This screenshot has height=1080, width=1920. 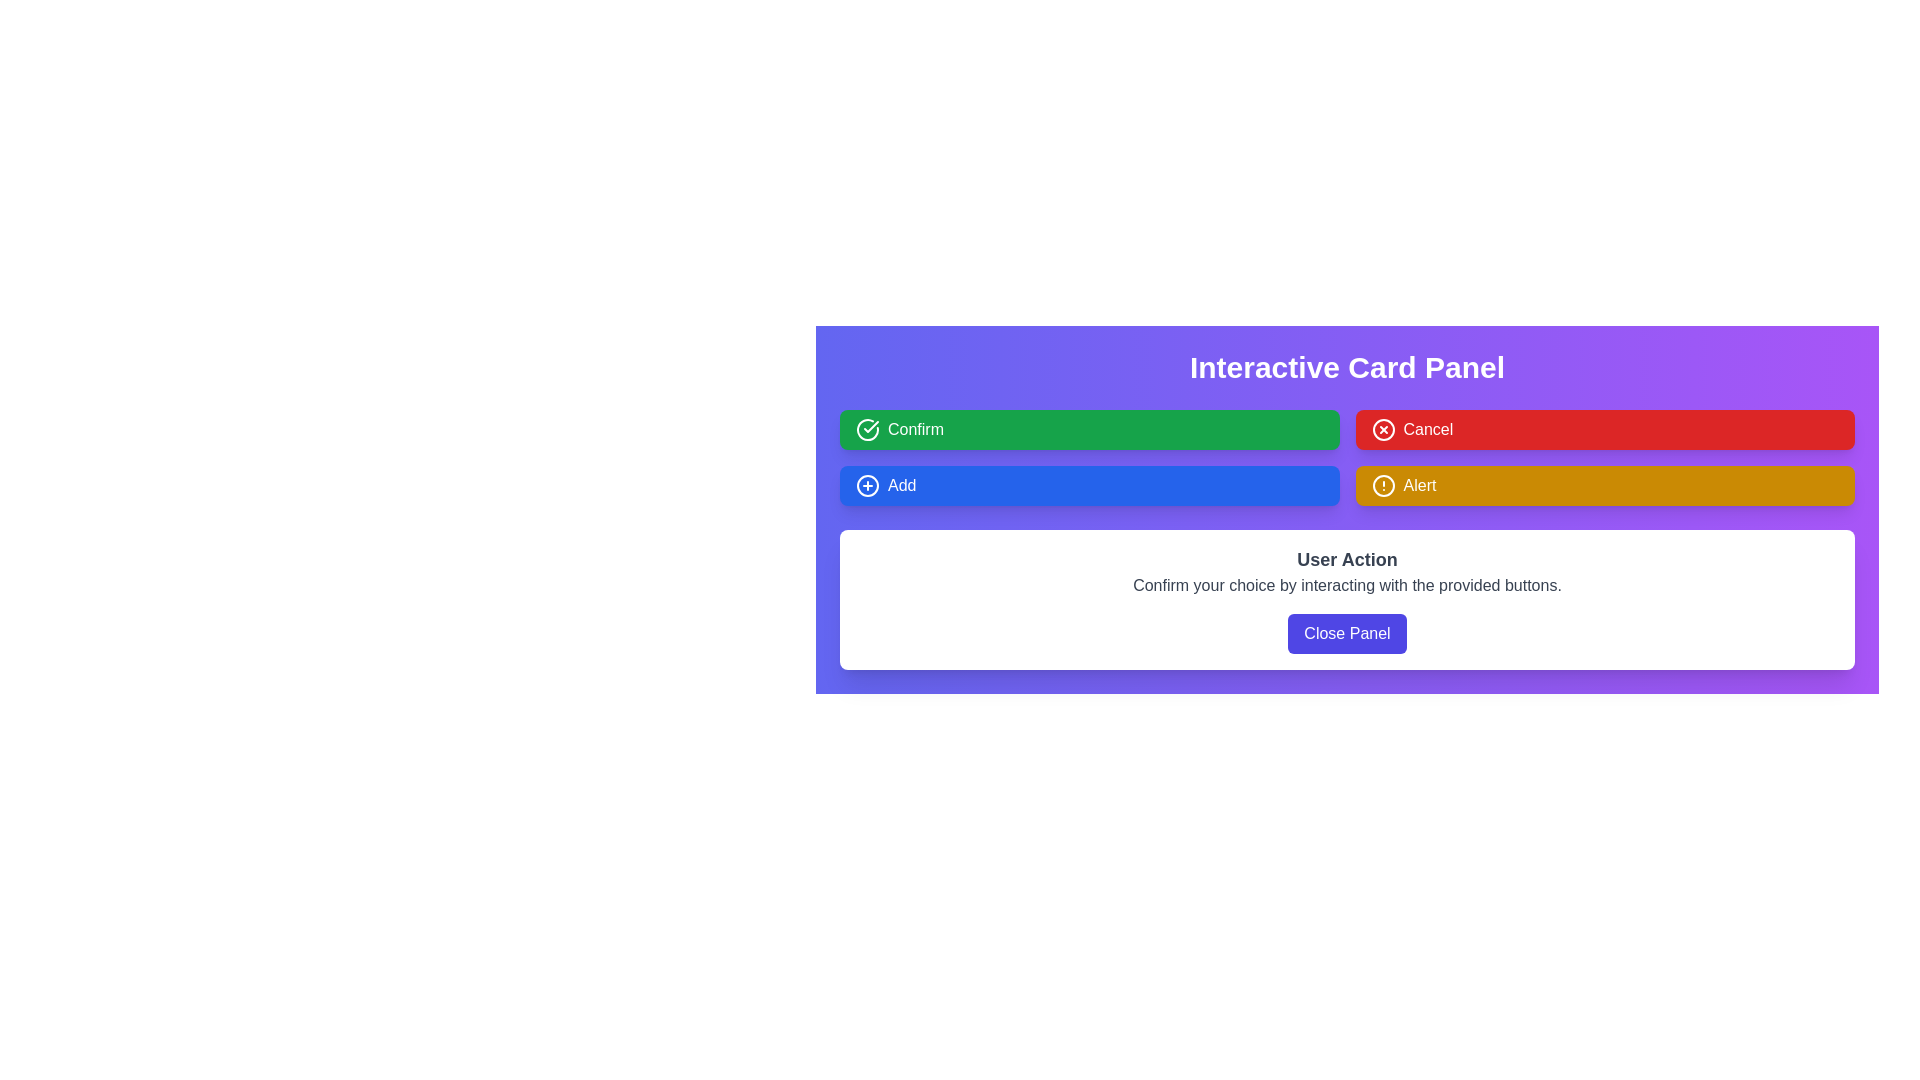 What do you see at coordinates (1382, 486) in the screenshot?
I see `SVG circle graphic element, which is part of the alert icon, positioned beneath the 'Alert' label in the button row` at bounding box center [1382, 486].